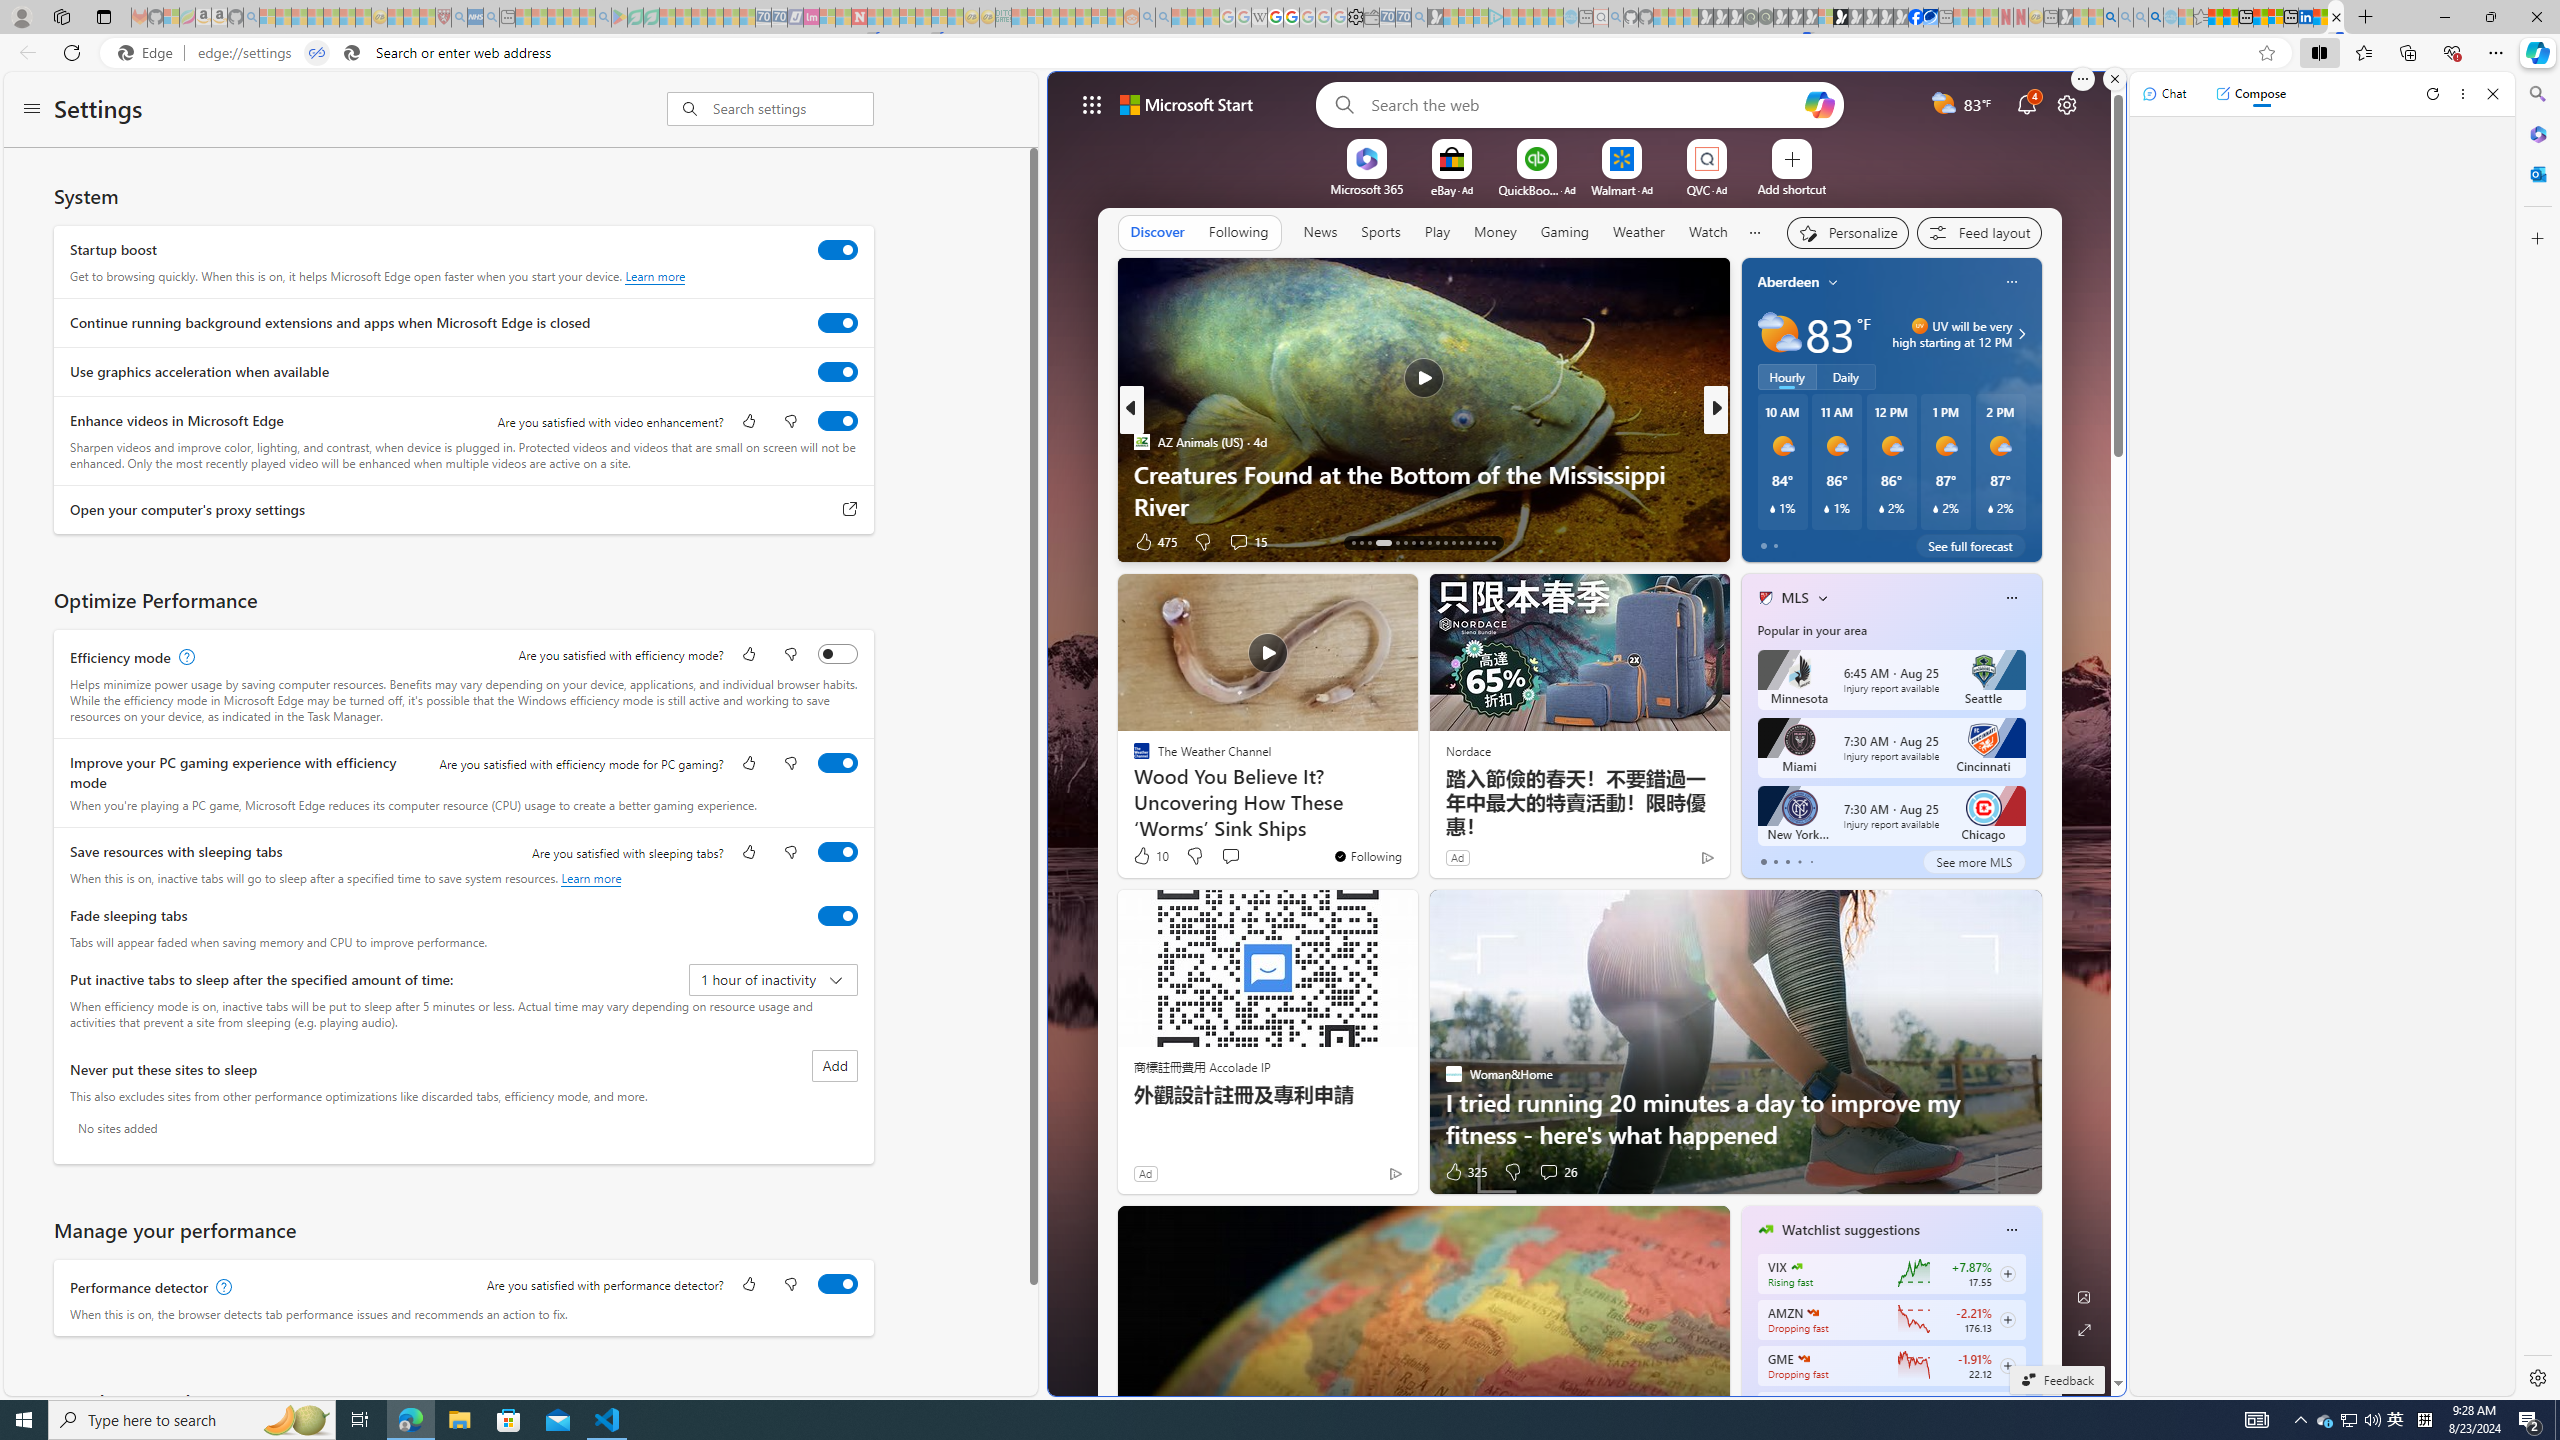 This screenshot has height=1440, width=2560. I want to click on 'AutomationID: tab-22', so click(1436, 541).